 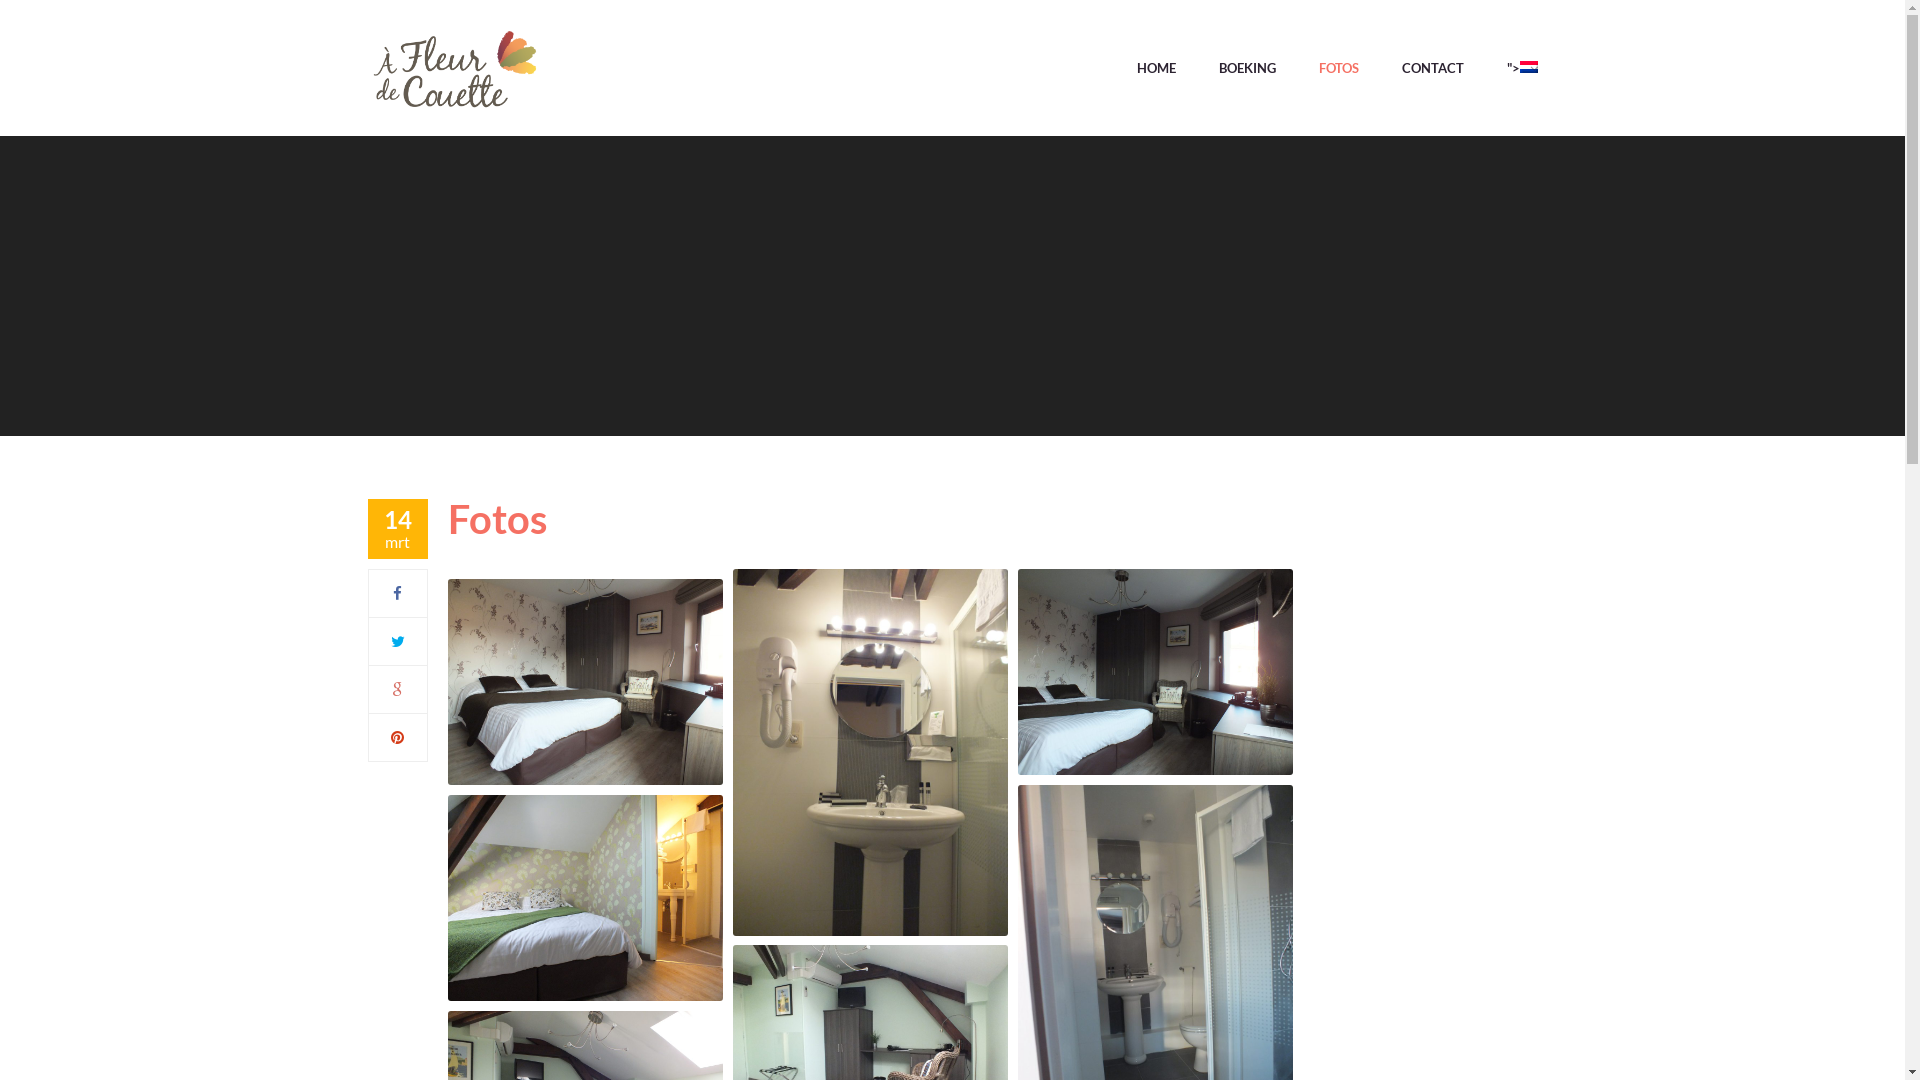 What do you see at coordinates (1155, 72) in the screenshot?
I see `'HOME'` at bounding box center [1155, 72].